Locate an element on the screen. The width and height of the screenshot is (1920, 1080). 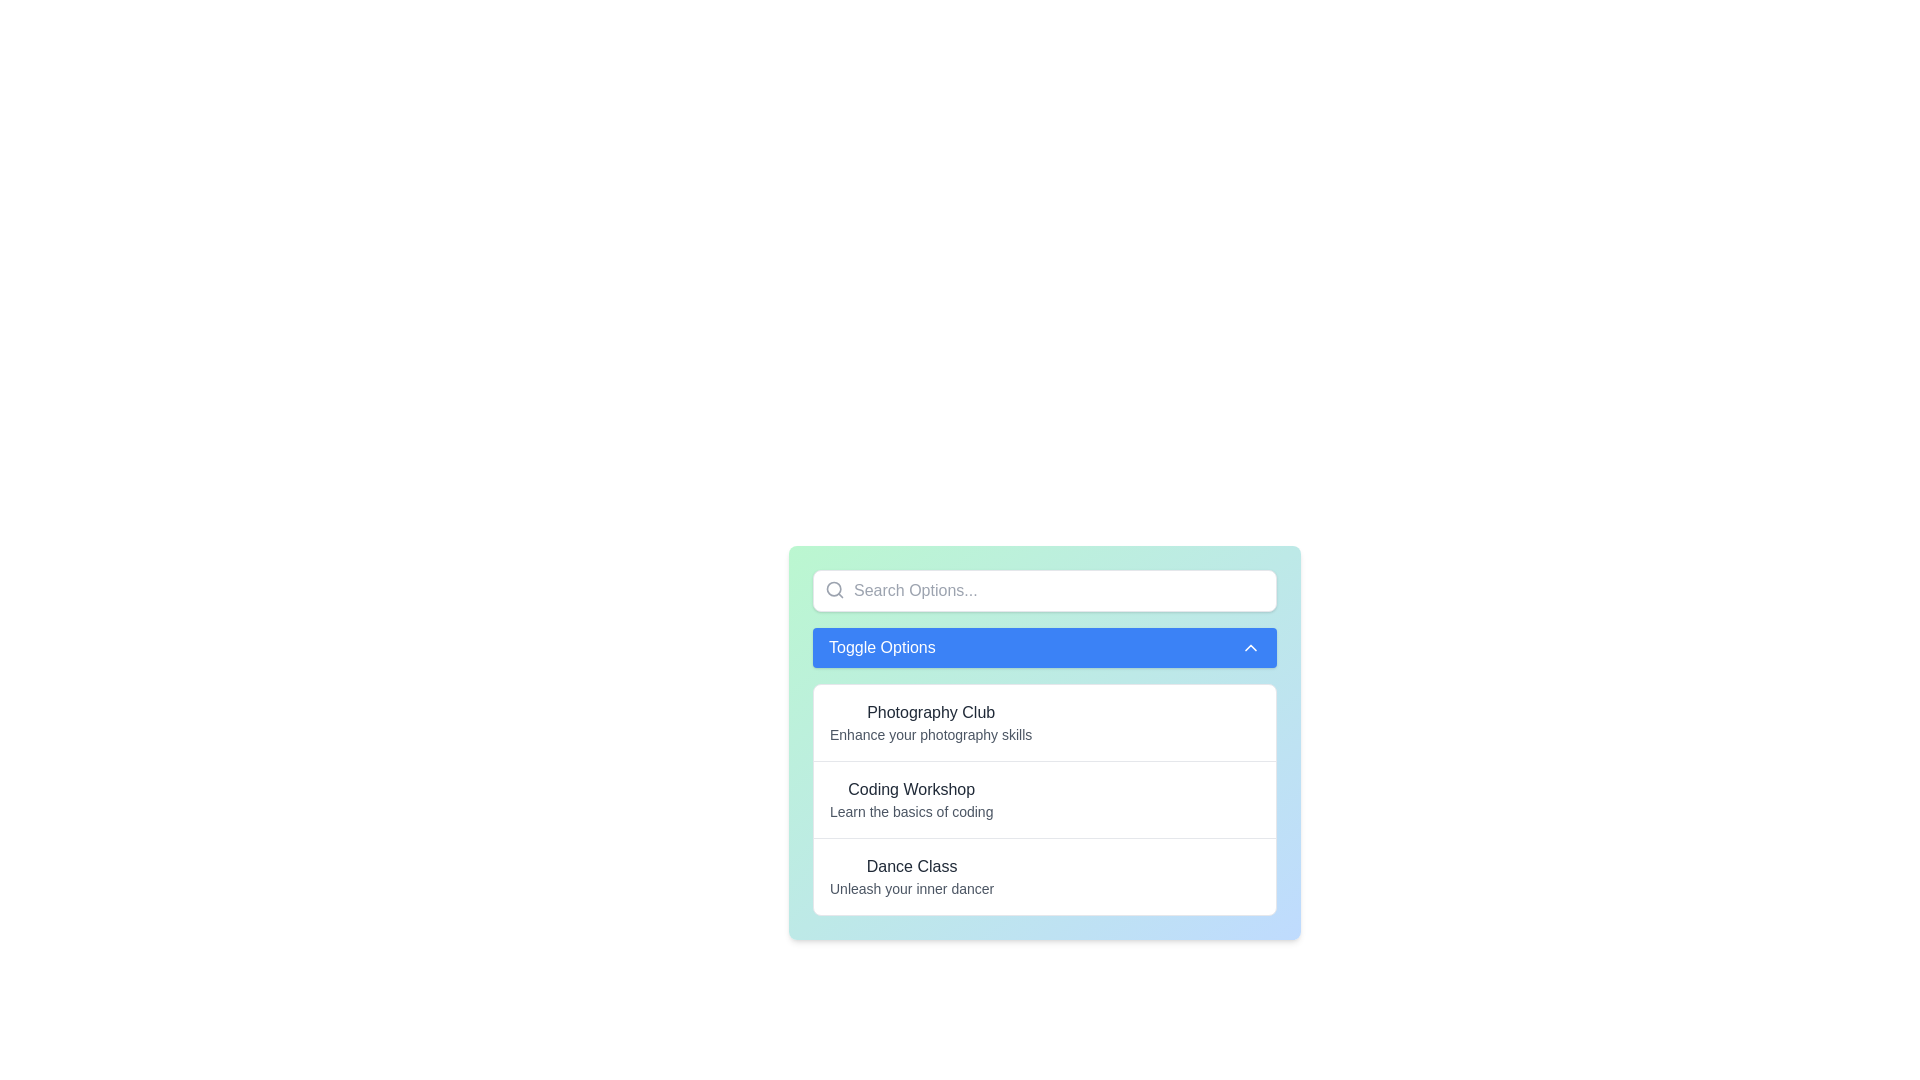
text label that says 'Learn the basics of coding', which is styled with a smaller font size and gray color, located beneath the header 'Coding Workshop' in the middle section of a vertical list interface is located at coordinates (910, 812).